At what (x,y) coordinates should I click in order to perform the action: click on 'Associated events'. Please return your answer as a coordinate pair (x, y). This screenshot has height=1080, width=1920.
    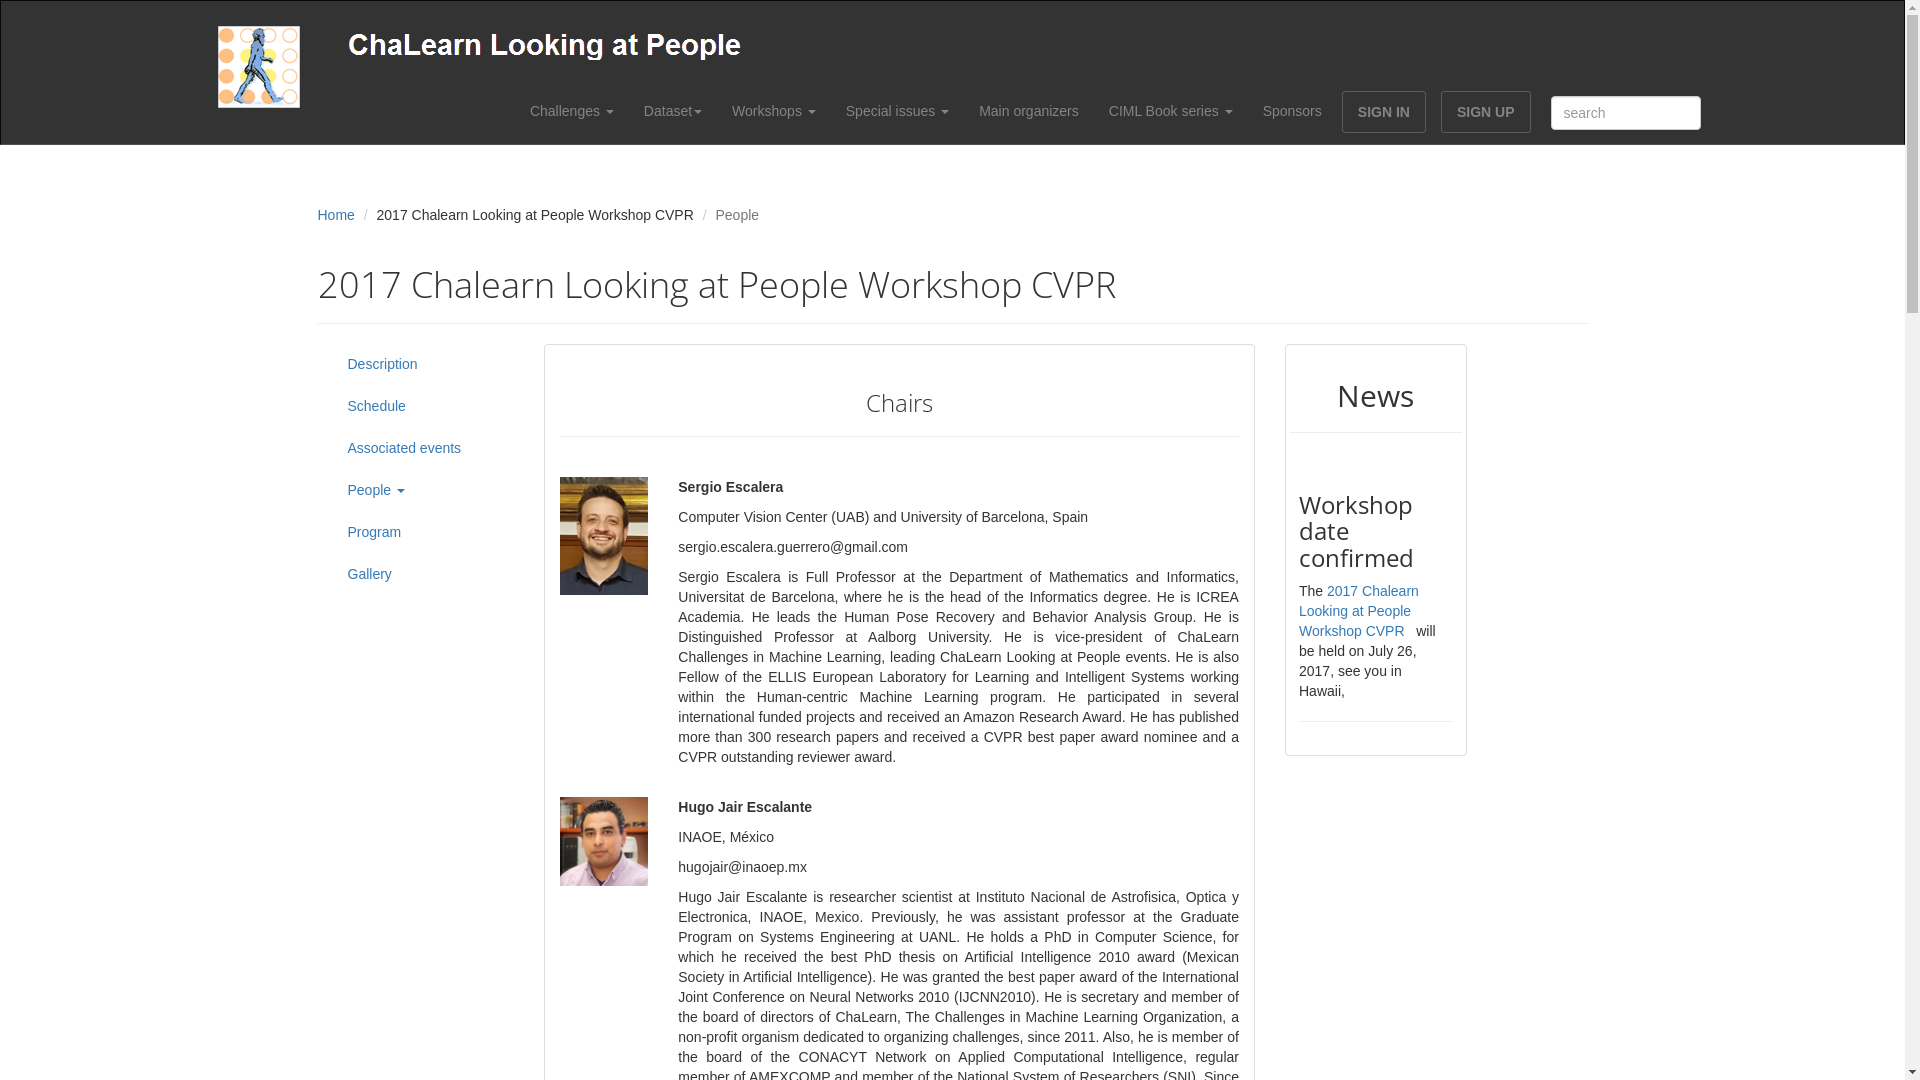
    Looking at the image, I should click on (421, 446).